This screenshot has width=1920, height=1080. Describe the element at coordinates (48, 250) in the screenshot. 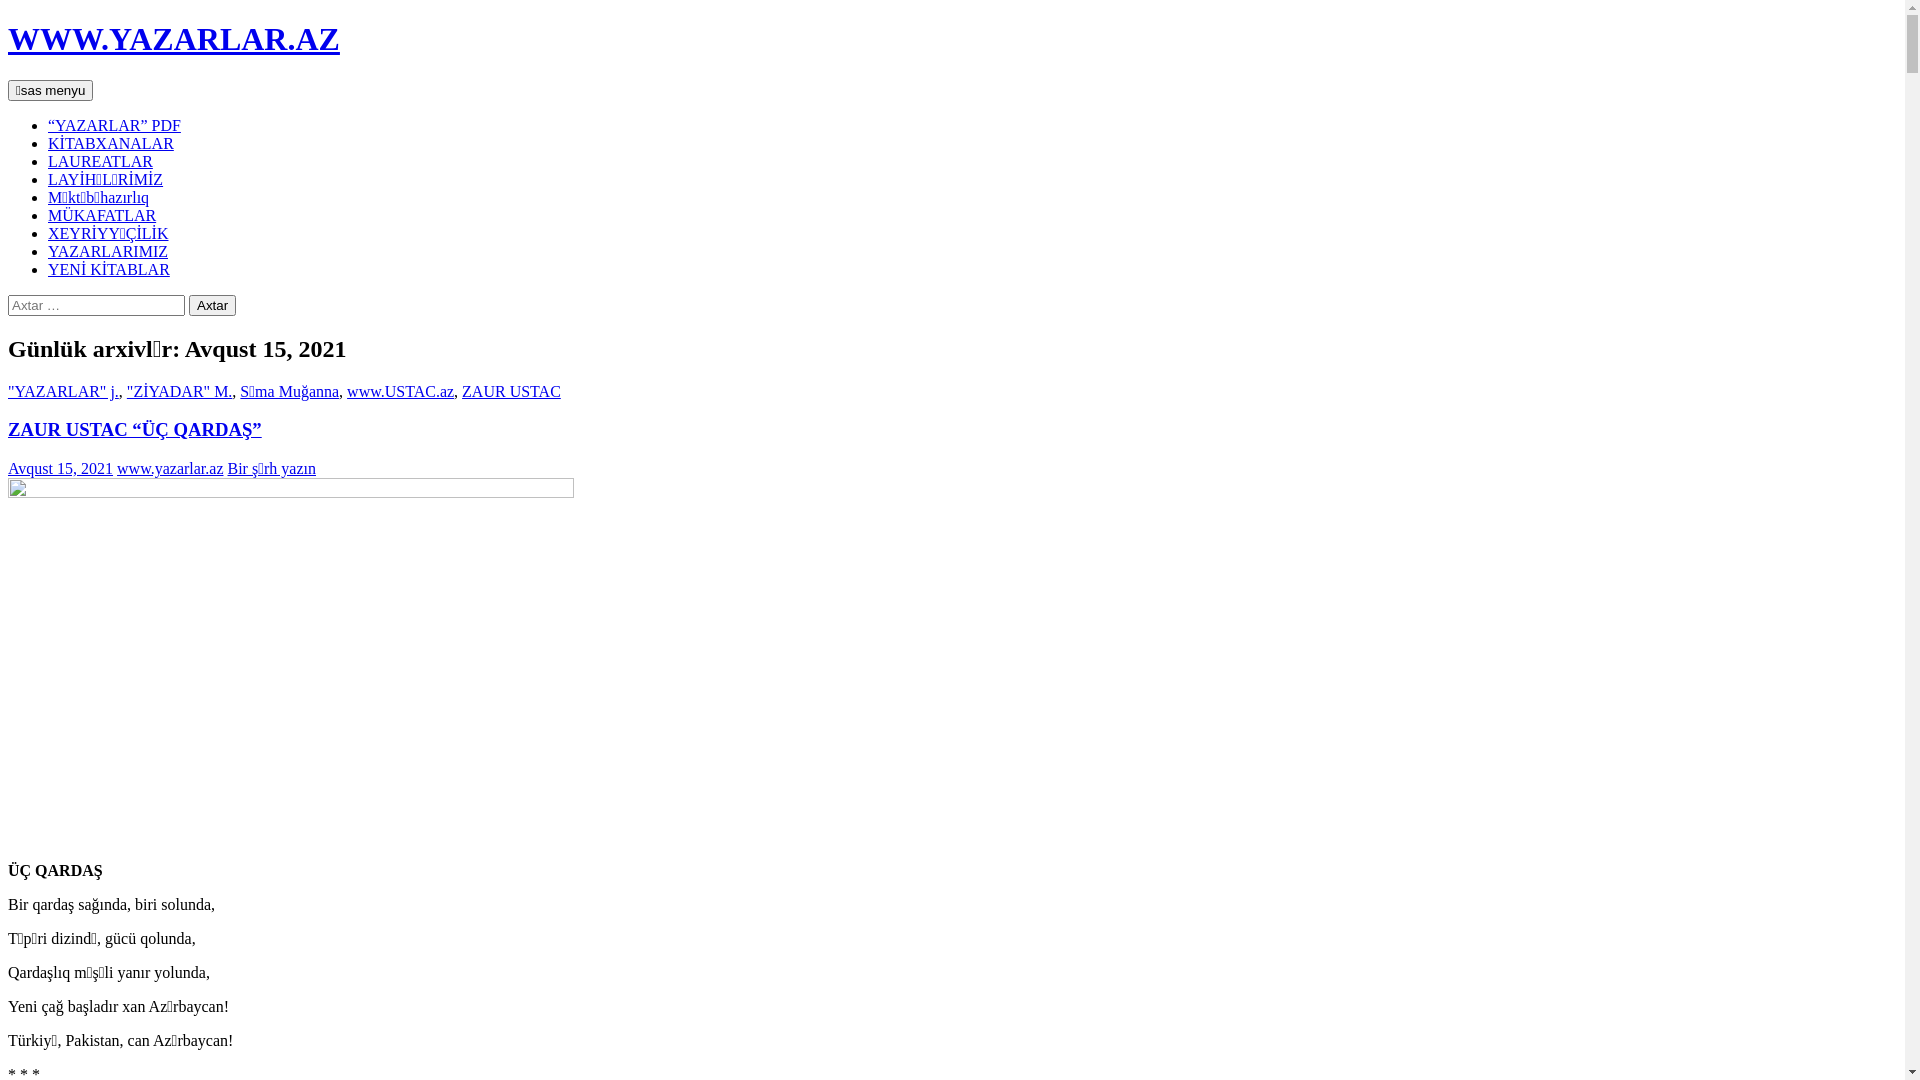

I see `'YAZARLARIMIZ'` at that location.